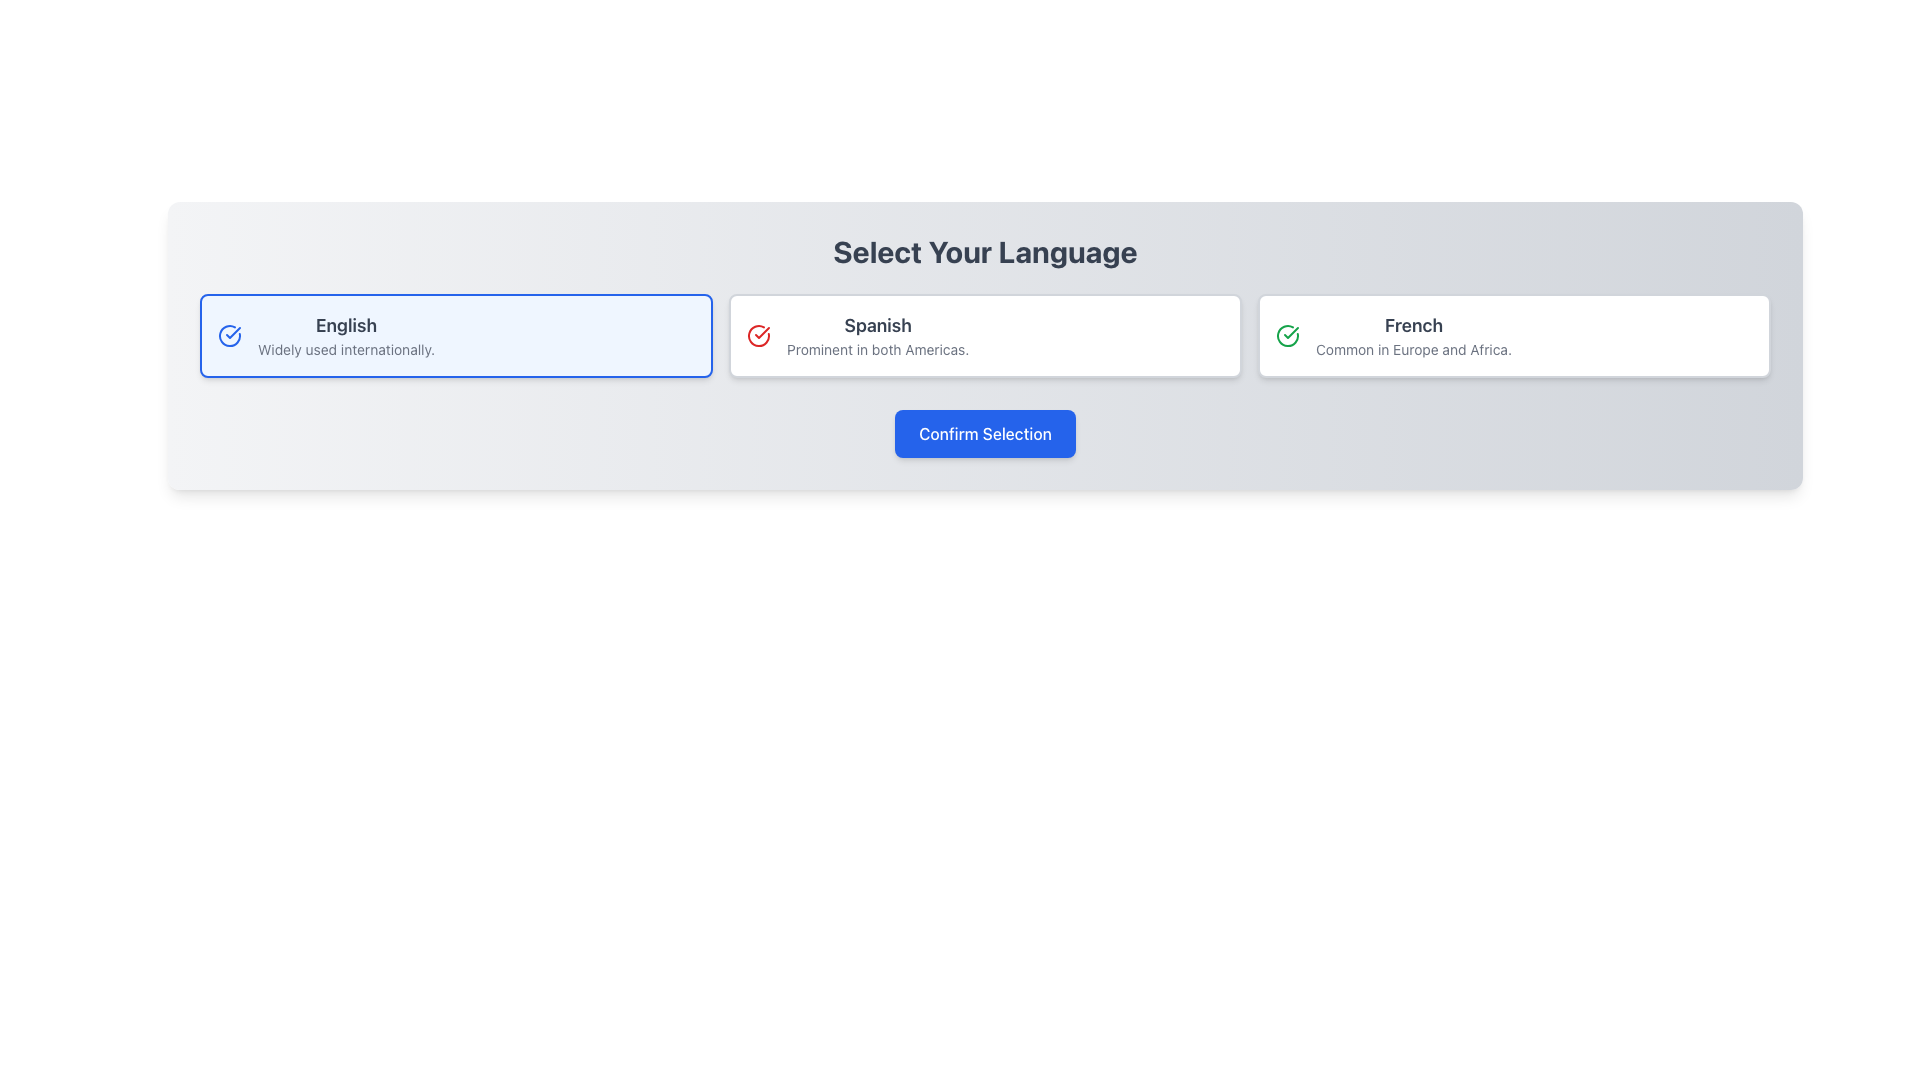 The width and height of the screenshot is (1920, 1080). Describe the element at coordinates (346, 334) in the screenshot. I see `the text label describing the language option 'English' located at the top right of the first card in the language options list` at that location.